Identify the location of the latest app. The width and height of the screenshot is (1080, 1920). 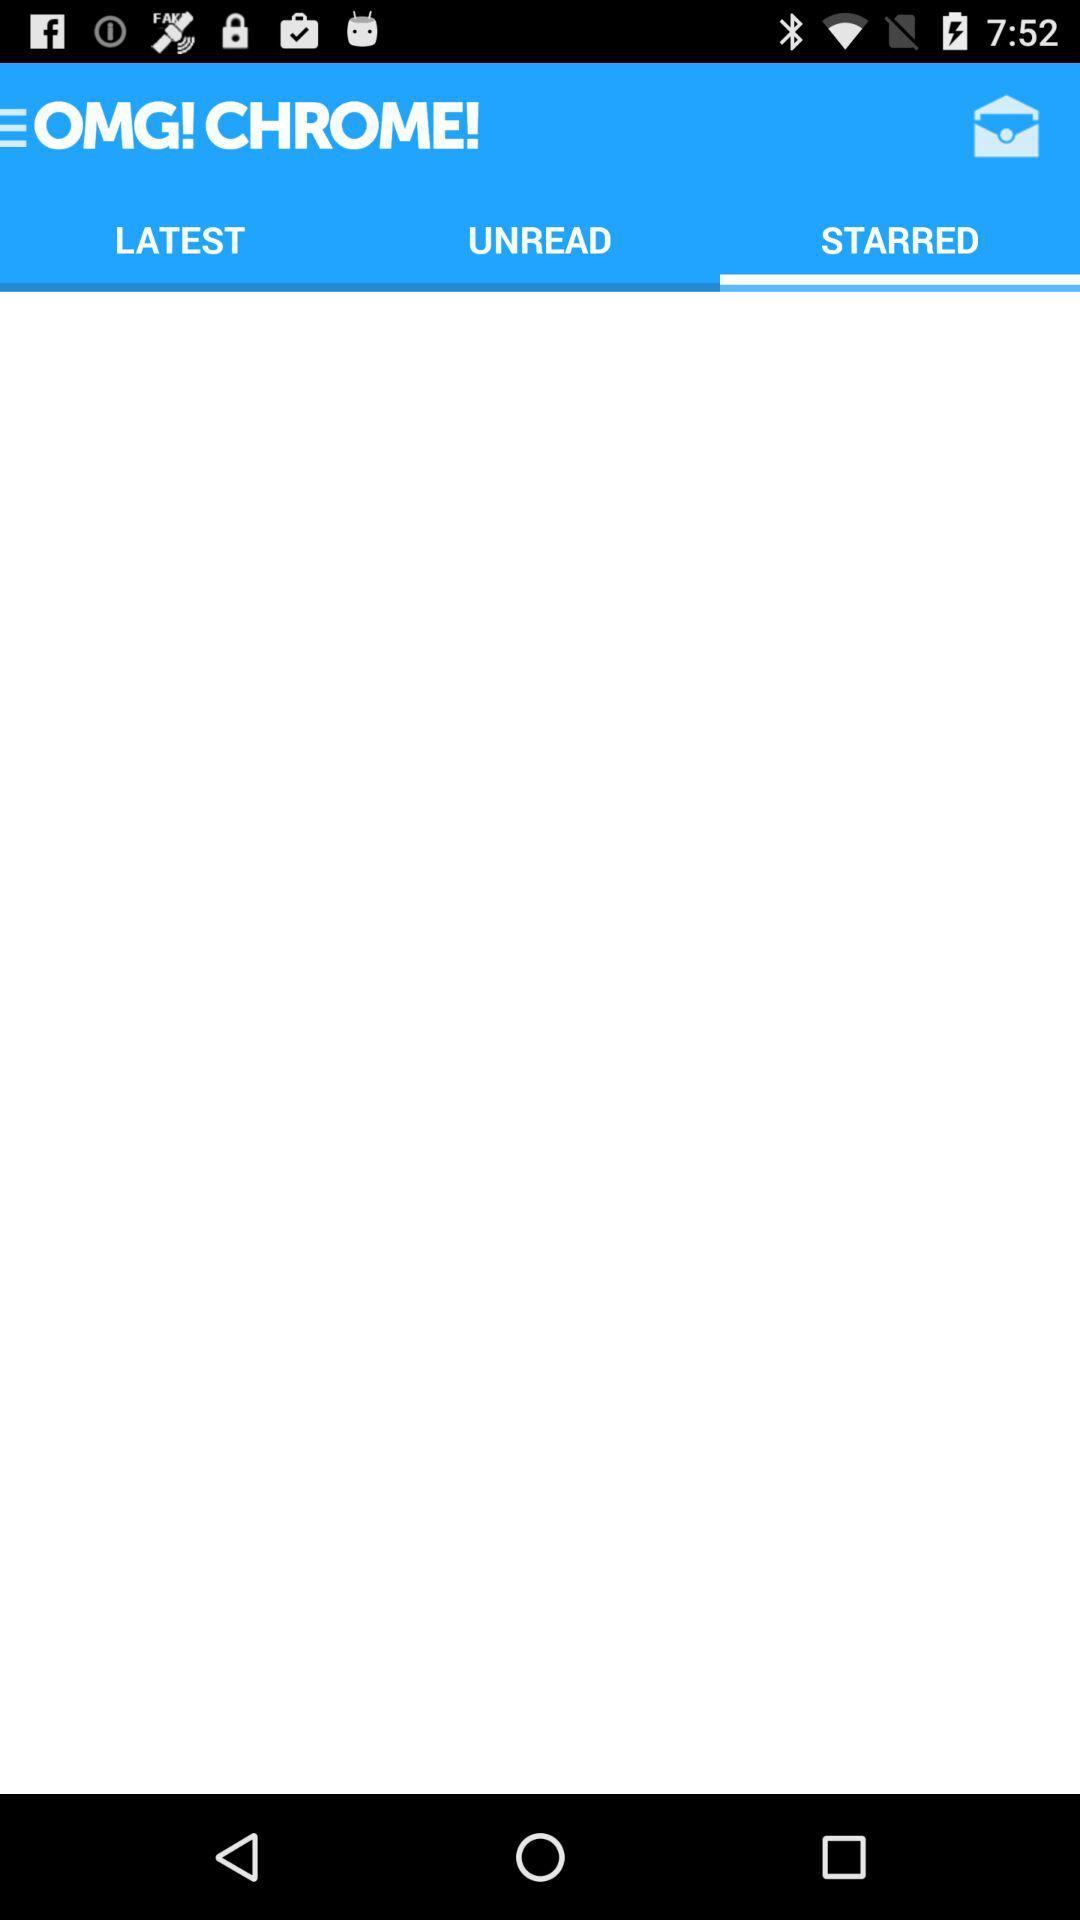
(180, 239).